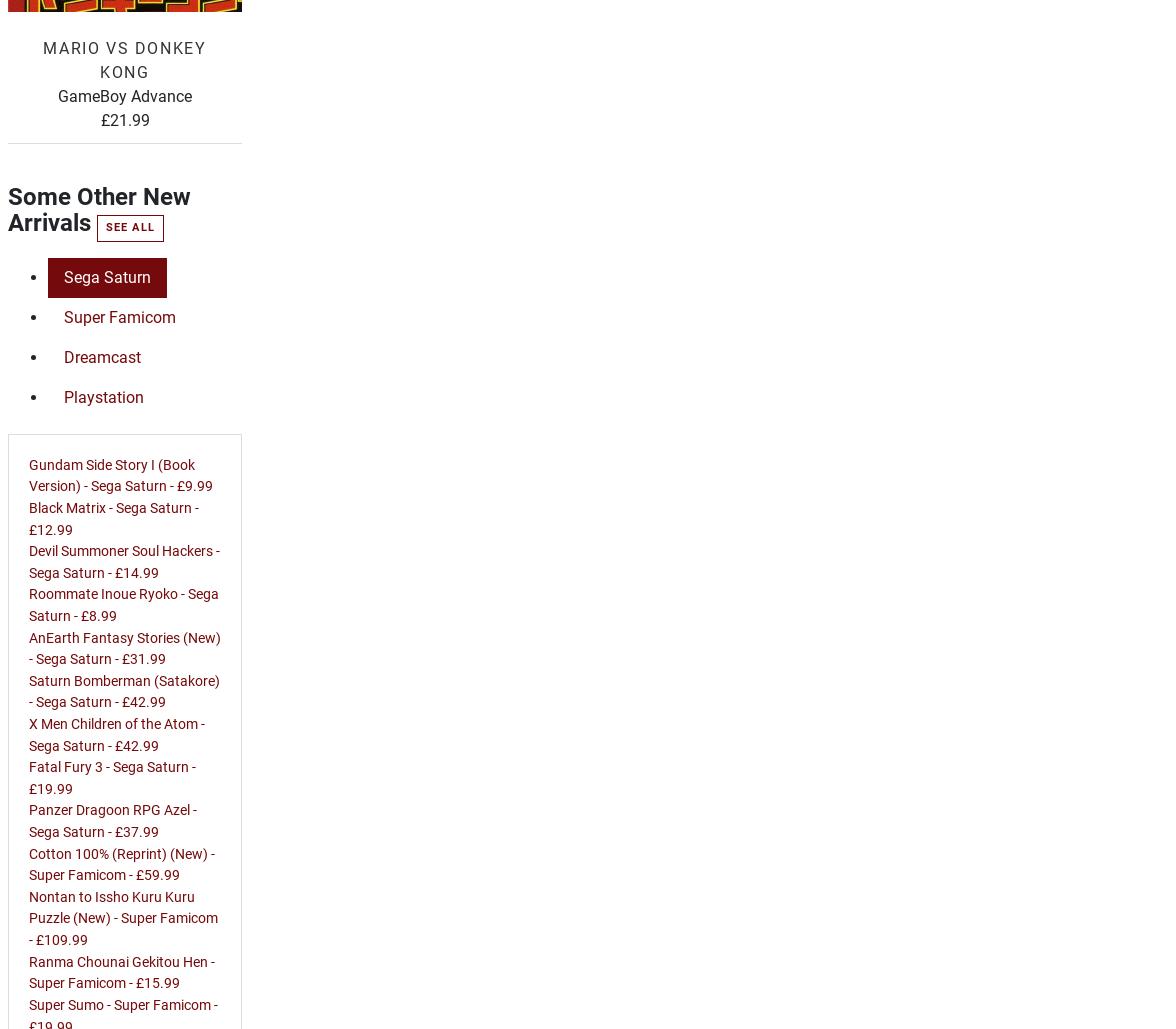 The image size is (1176, 1029). Describe the element at coordinates (112, 778) in the screenshot. I see `'Fatal Fury 3 - Sega Saturn - £19.99'` at that location.